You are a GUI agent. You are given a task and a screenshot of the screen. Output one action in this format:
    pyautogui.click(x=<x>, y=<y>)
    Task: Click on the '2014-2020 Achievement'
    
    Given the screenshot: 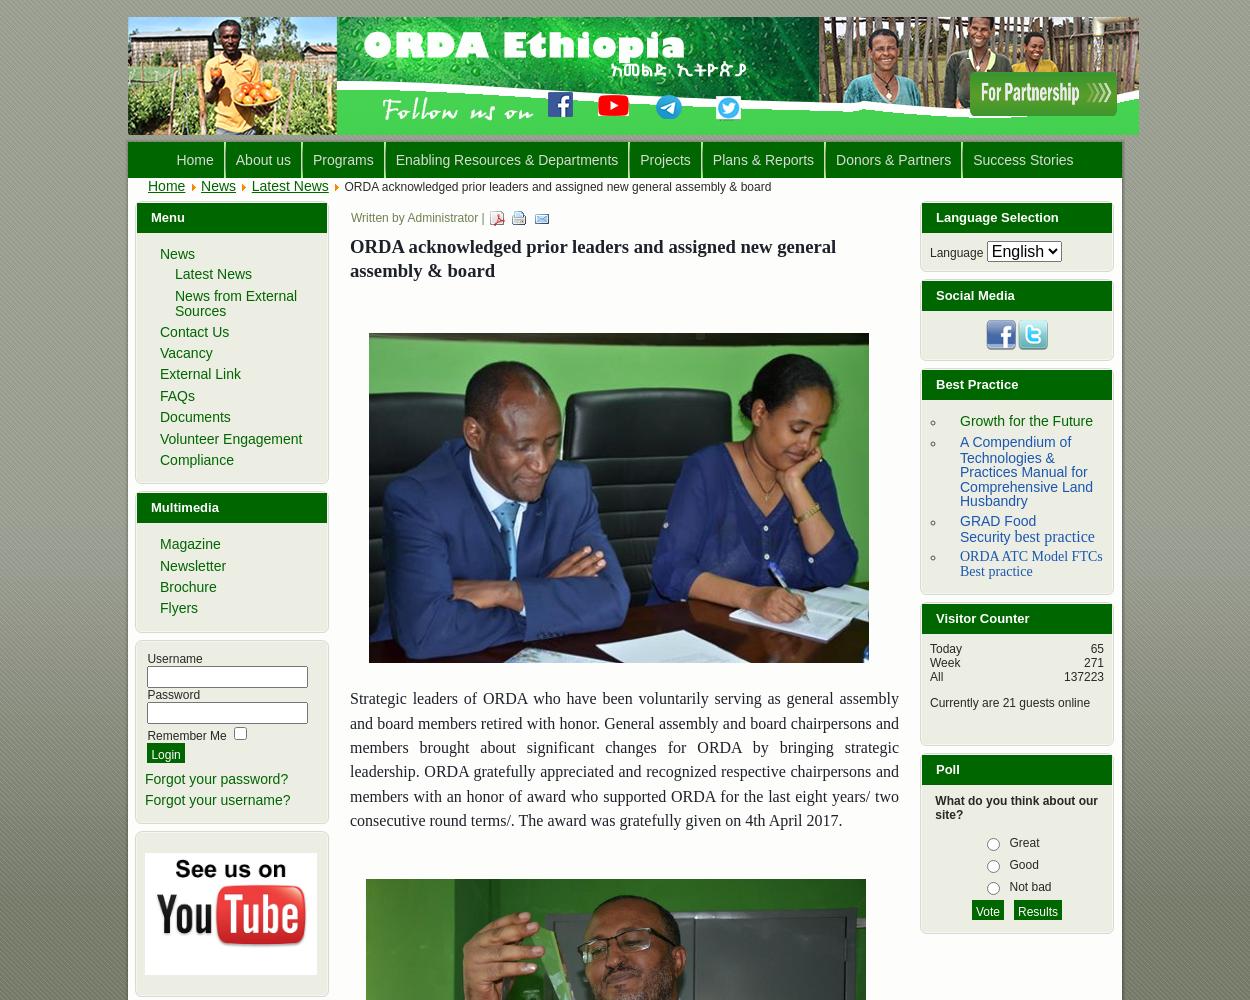 What is the action you would take?
    pyautogui.click(x=789, y=235)
    